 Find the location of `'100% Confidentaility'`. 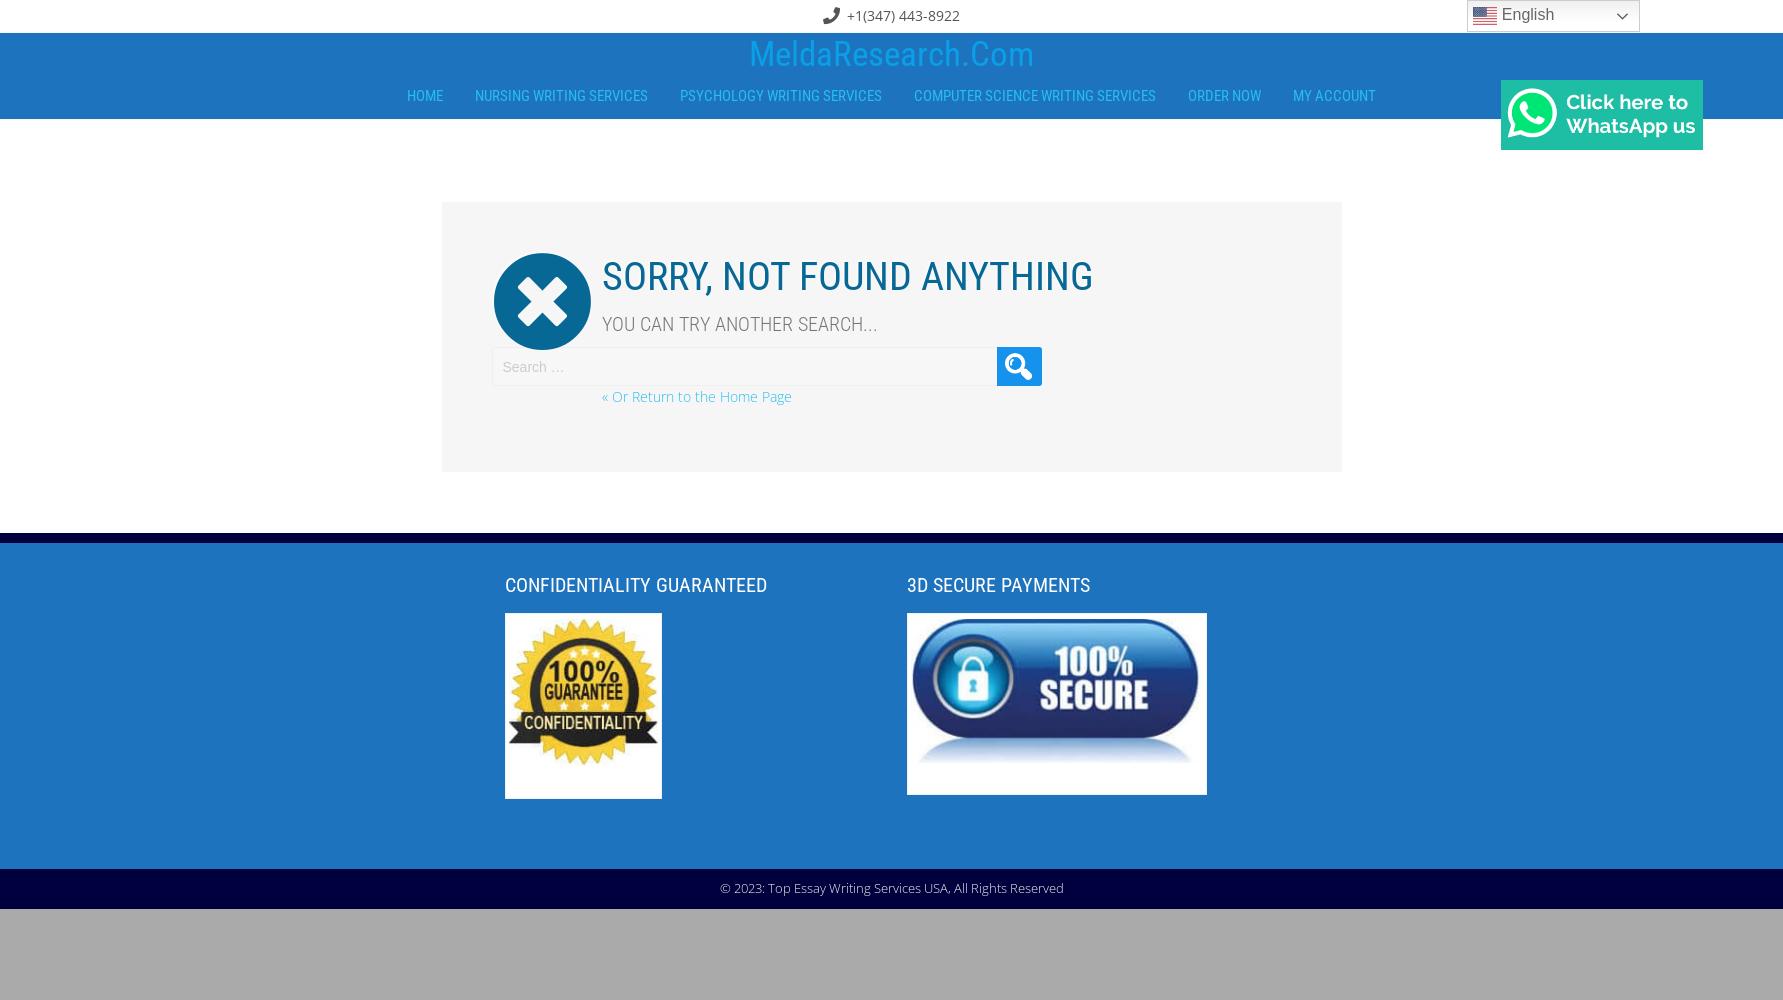

'100% Confidentaility' is located at coordinates (582, 777).